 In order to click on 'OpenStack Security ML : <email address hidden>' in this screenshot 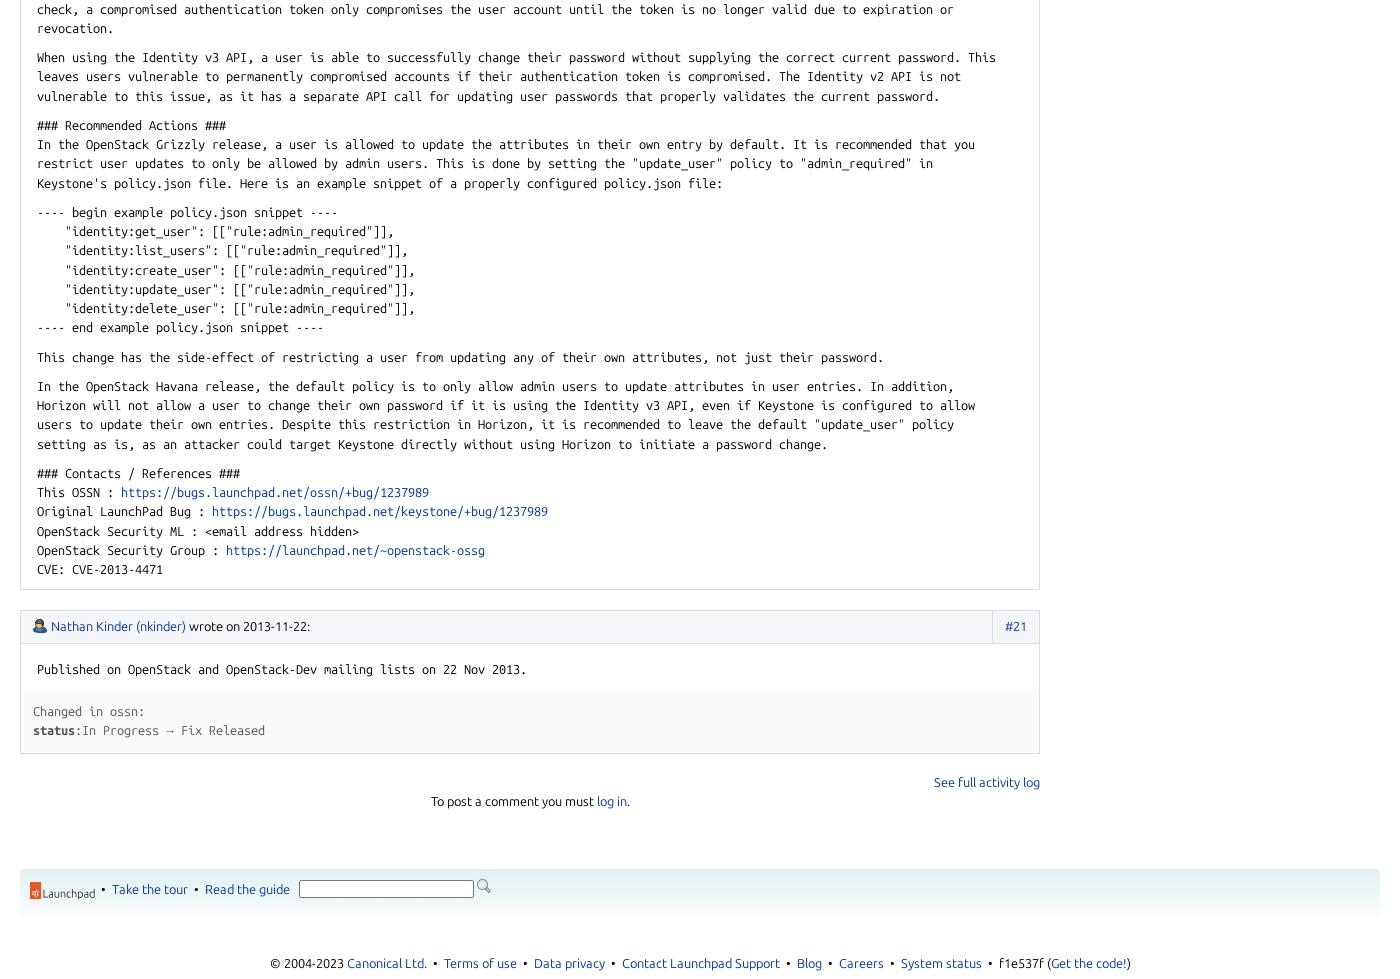, I will do `click(197, 529)`.